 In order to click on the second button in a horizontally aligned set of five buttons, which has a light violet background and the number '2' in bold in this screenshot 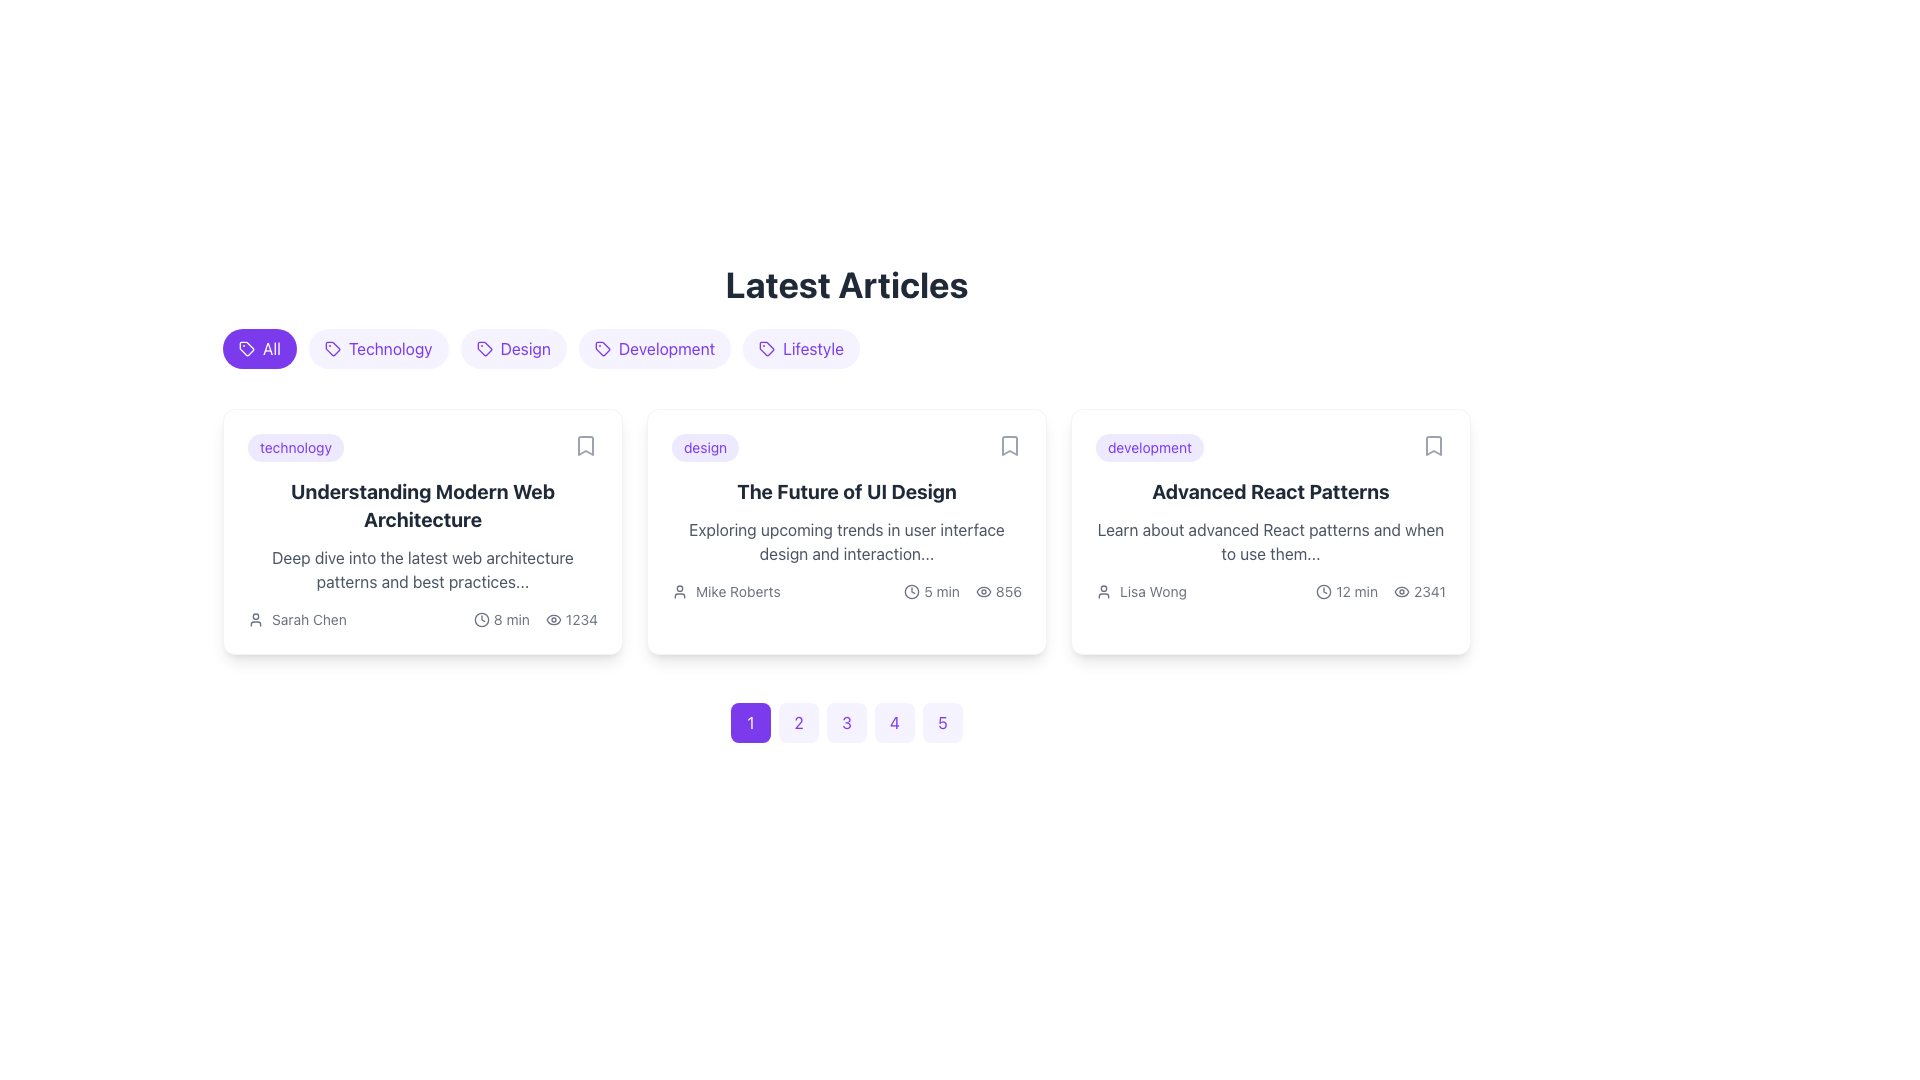, I will do `click(797, 722)`.